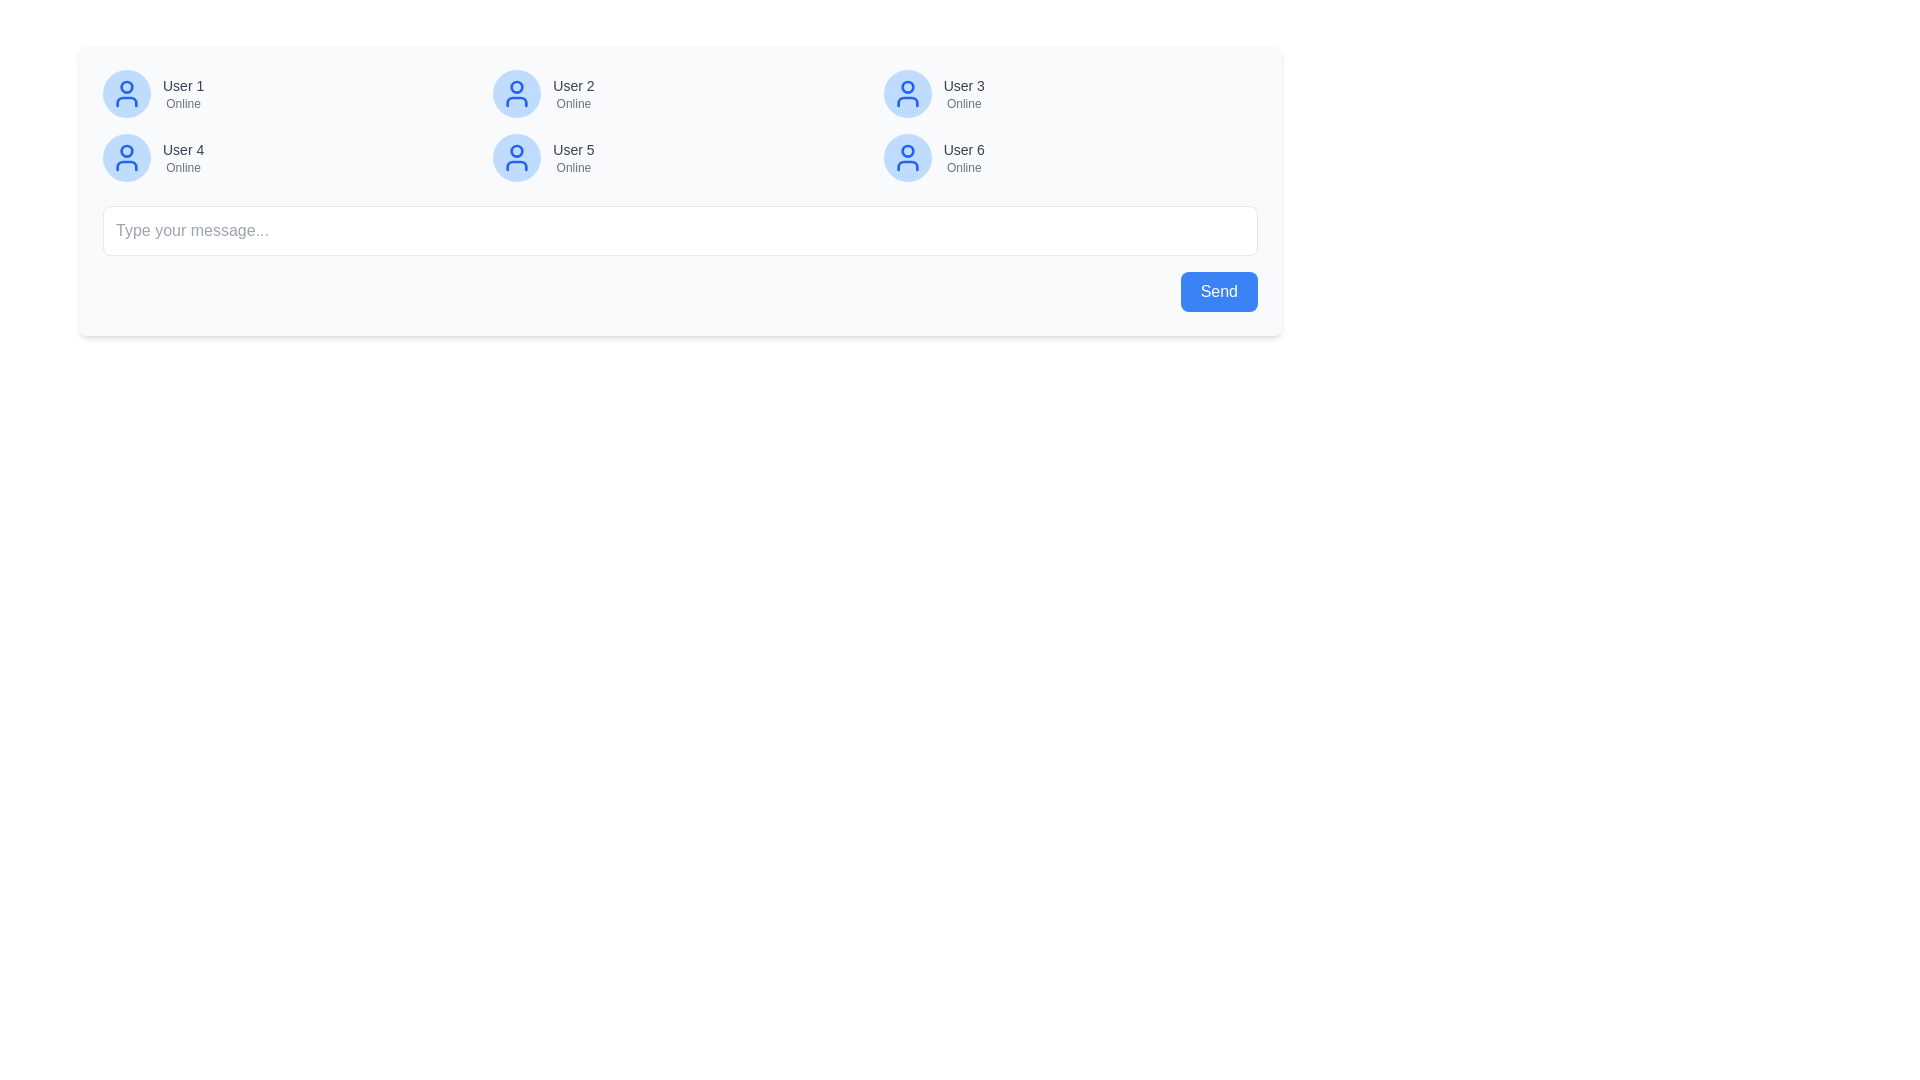 The image size is (1920, 1080). I want to click on the person icon with a blue color and circular head and shoulders representation located in the top-left corner of the user list section, so click(125, 93).